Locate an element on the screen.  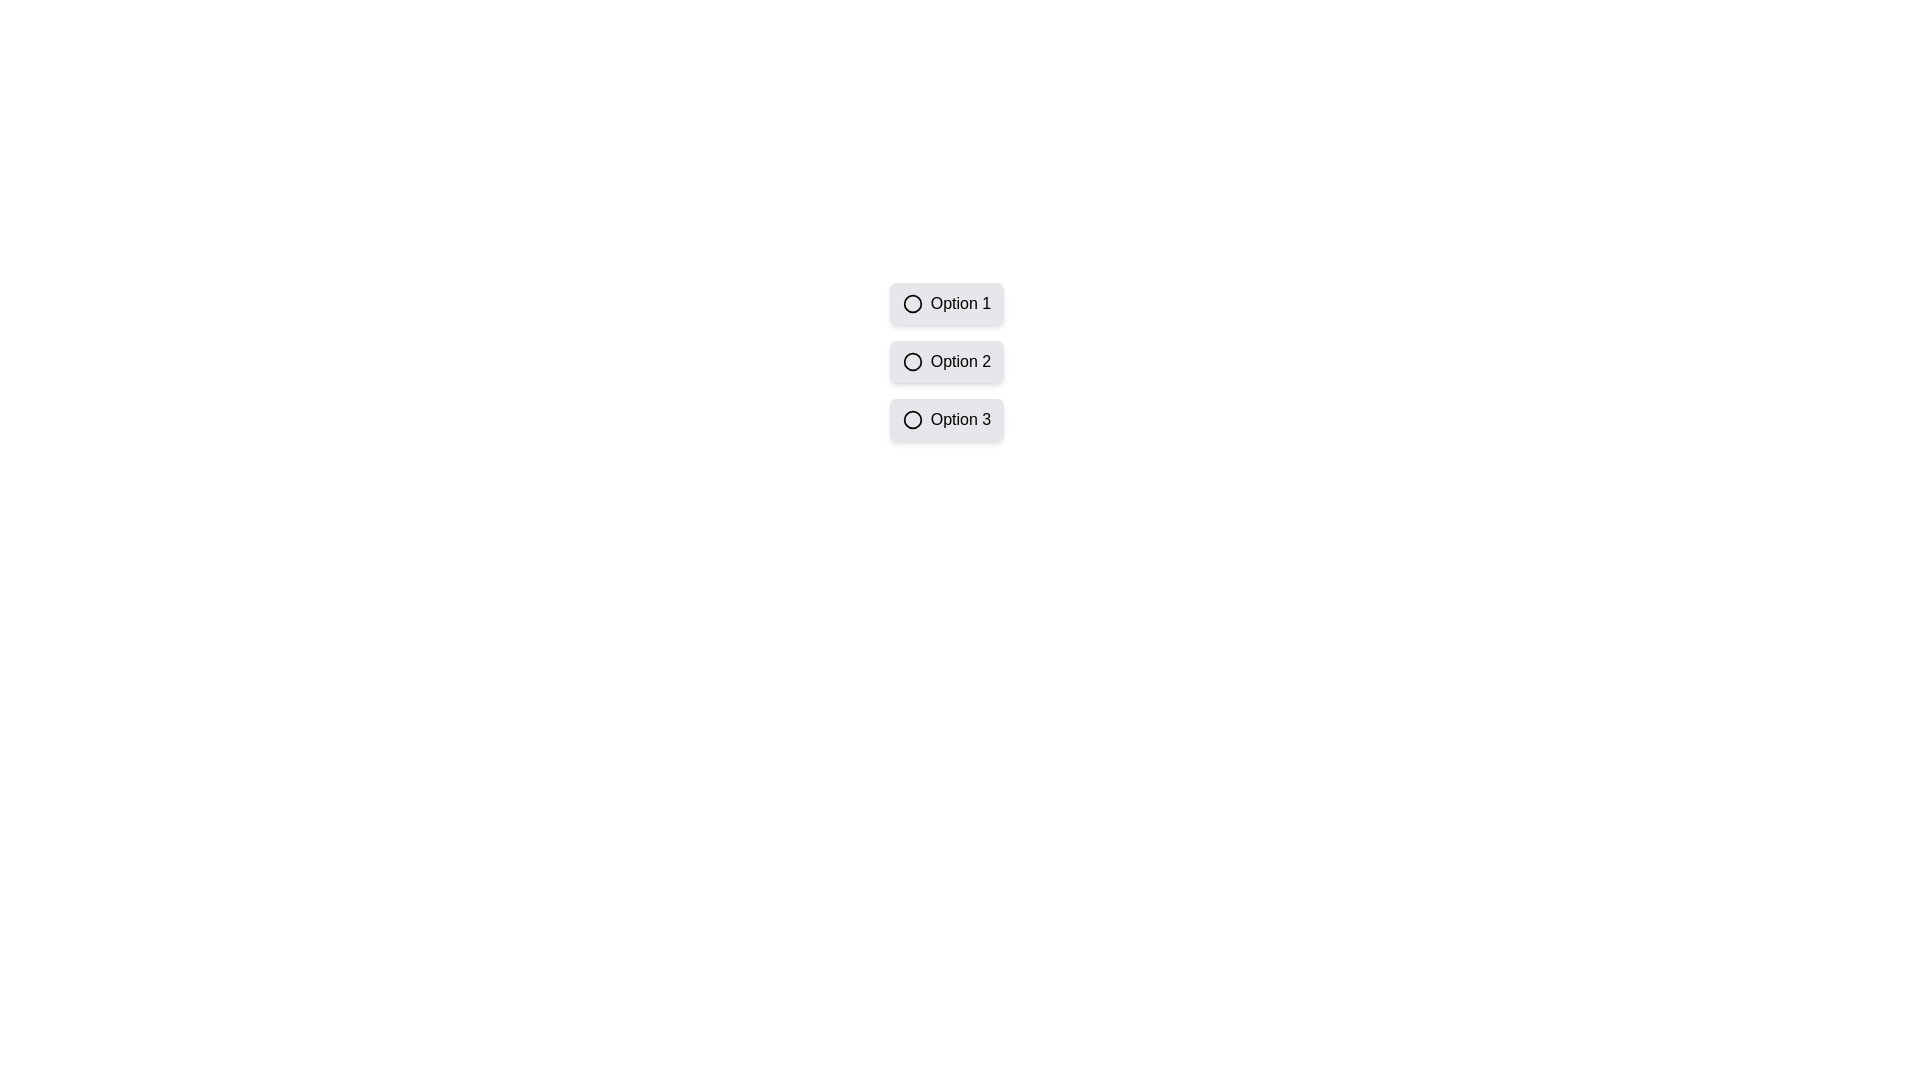
the circular shape of the radio button, which is the third option in a vertical list is located at coordinates (911, 419).